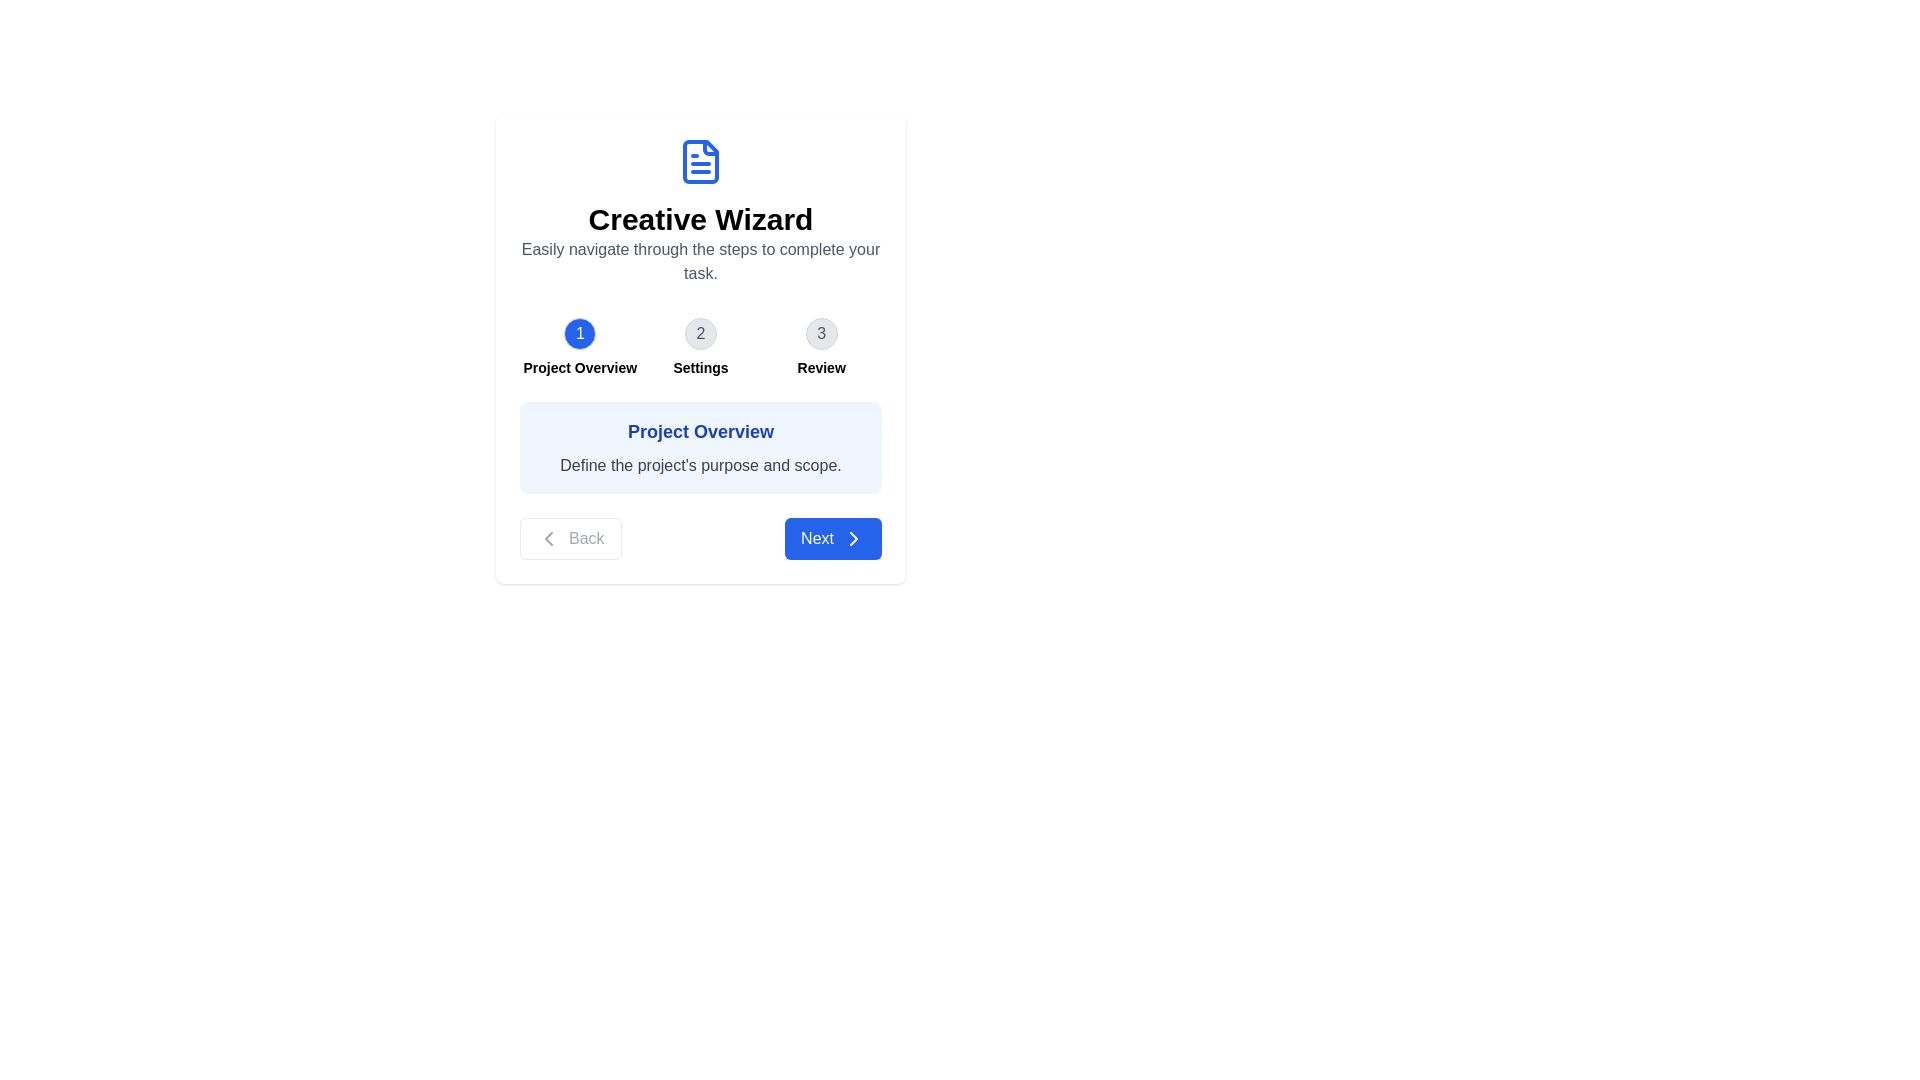 The height and width of the screenshot is (1080, 1920). Describe the element at coordinates (821, 333) in the screenshot. I see `the circular step indicator button displaying the number '3', which is part of a horizontally aligned group of step indicators` at that location.